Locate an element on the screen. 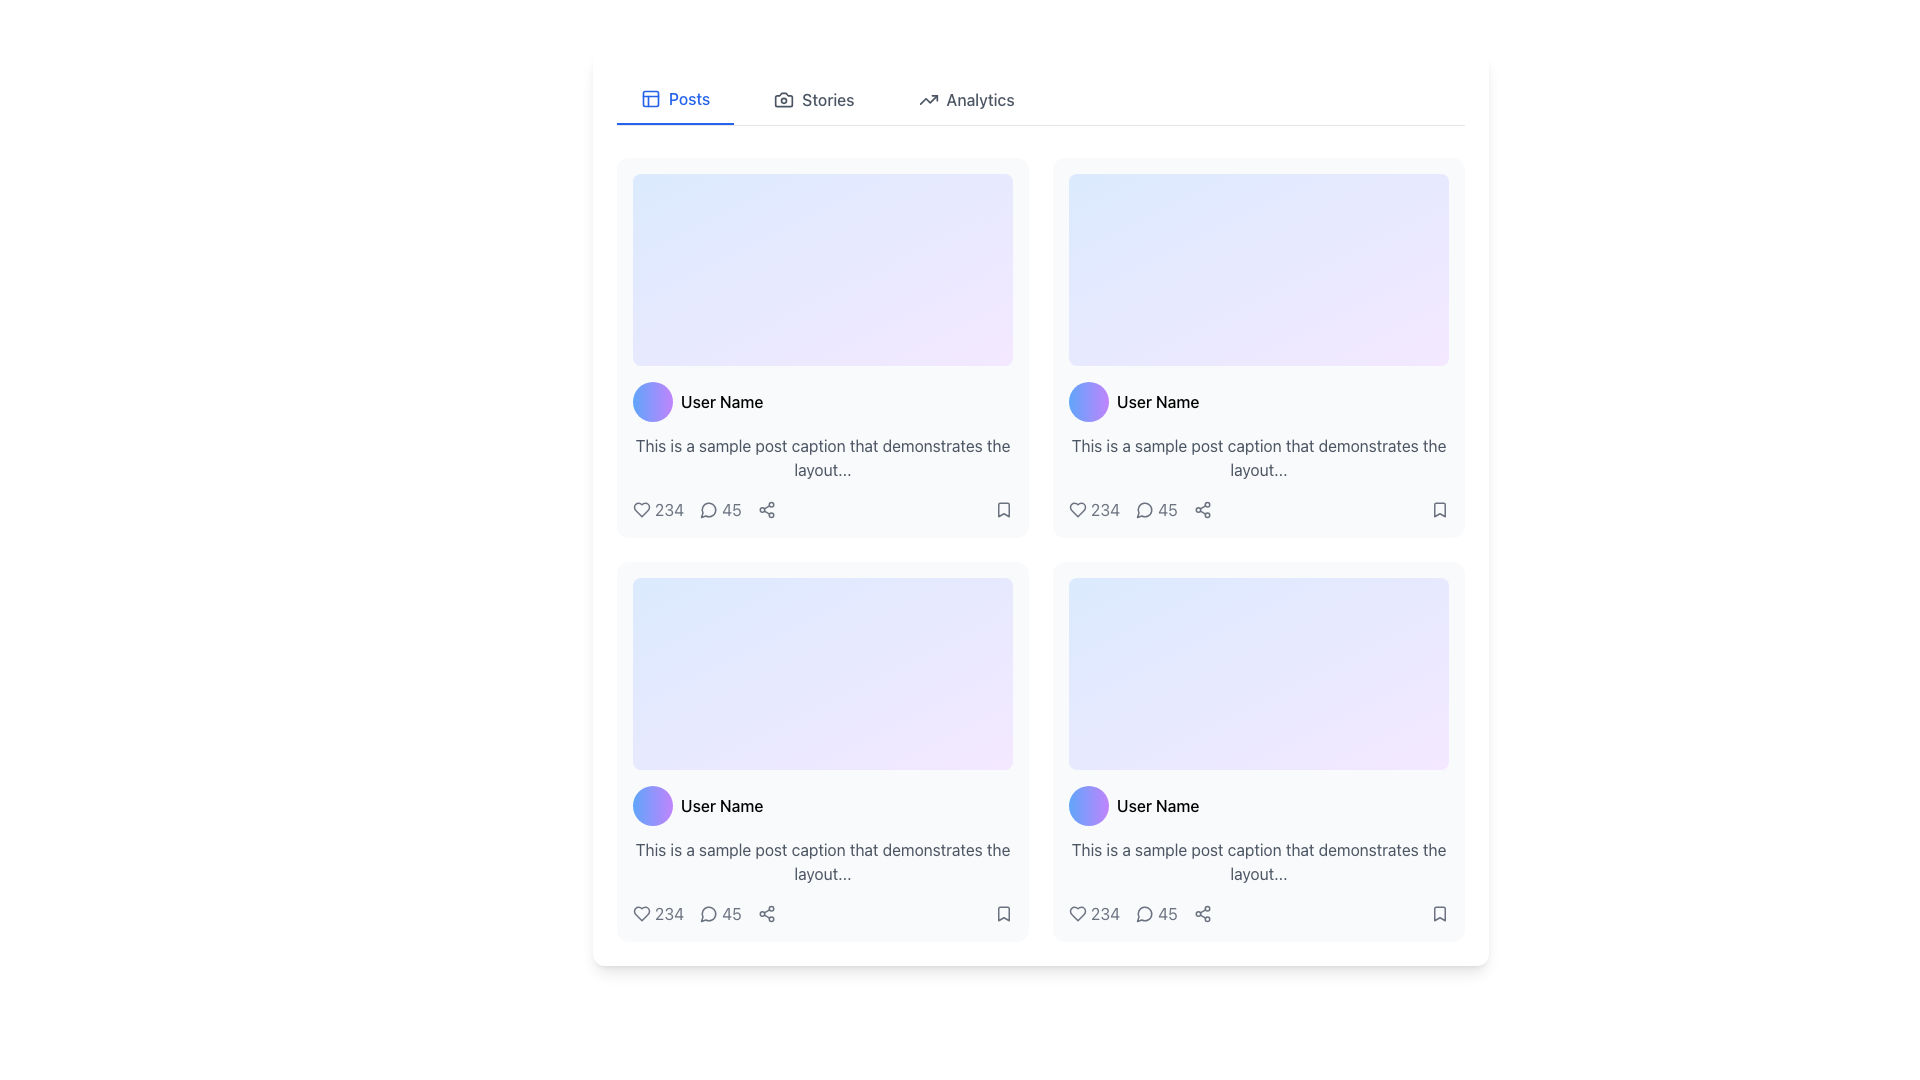 This screenshot has height=1080, width=1920. the heart icon of the Interactive like button with count display to like, which shows a count of '234' next to it is located at coordinates (657, 914).